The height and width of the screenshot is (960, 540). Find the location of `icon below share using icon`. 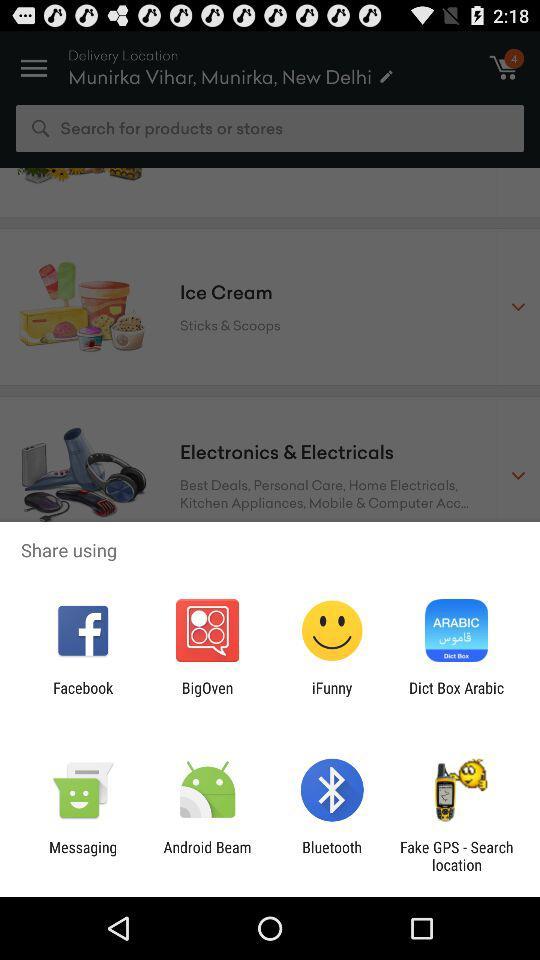

icon below share using icon is located at coordinates (332, 696).